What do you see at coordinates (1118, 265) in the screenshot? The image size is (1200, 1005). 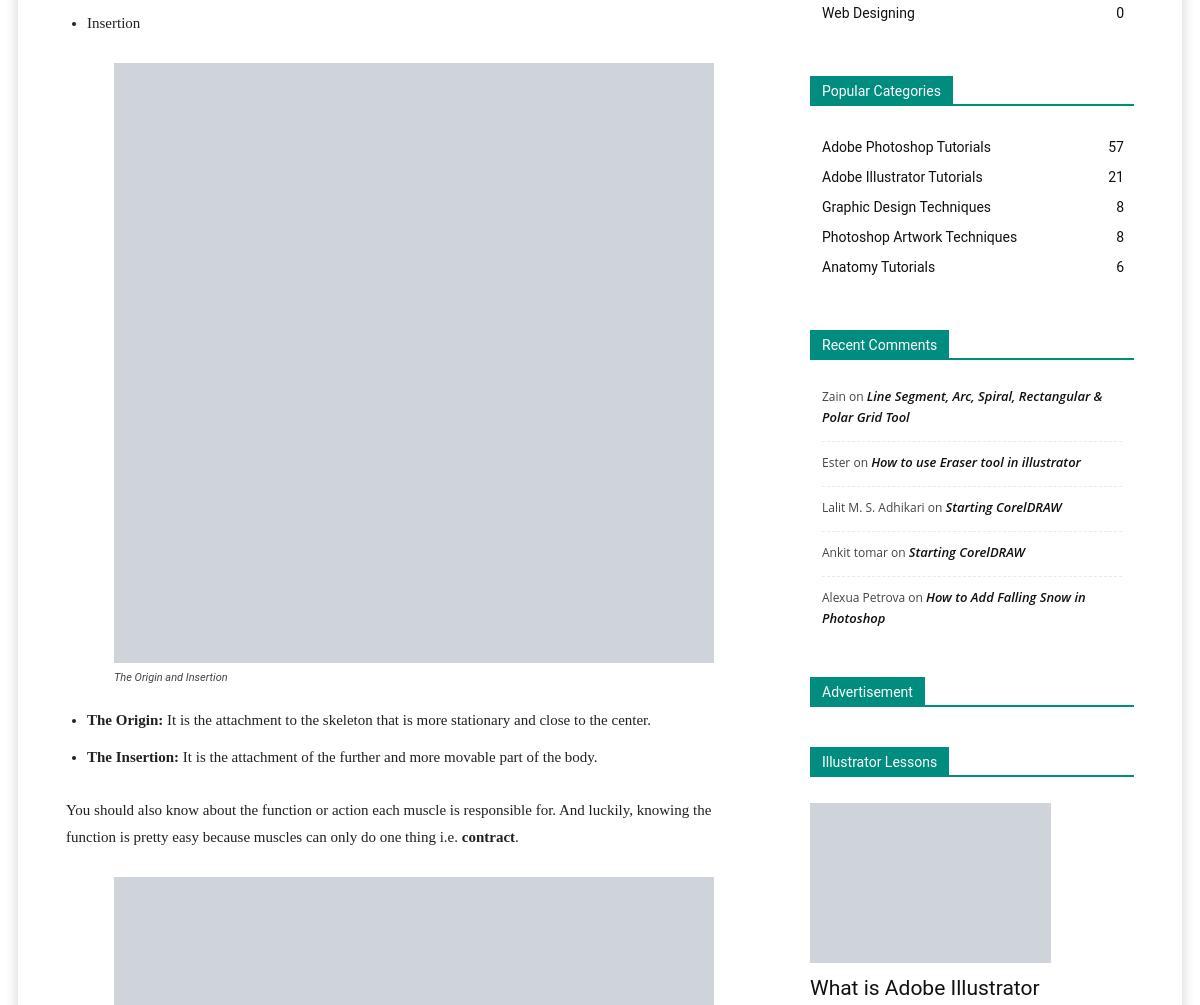 I see `'6'` at bounding box center [1118, 265].